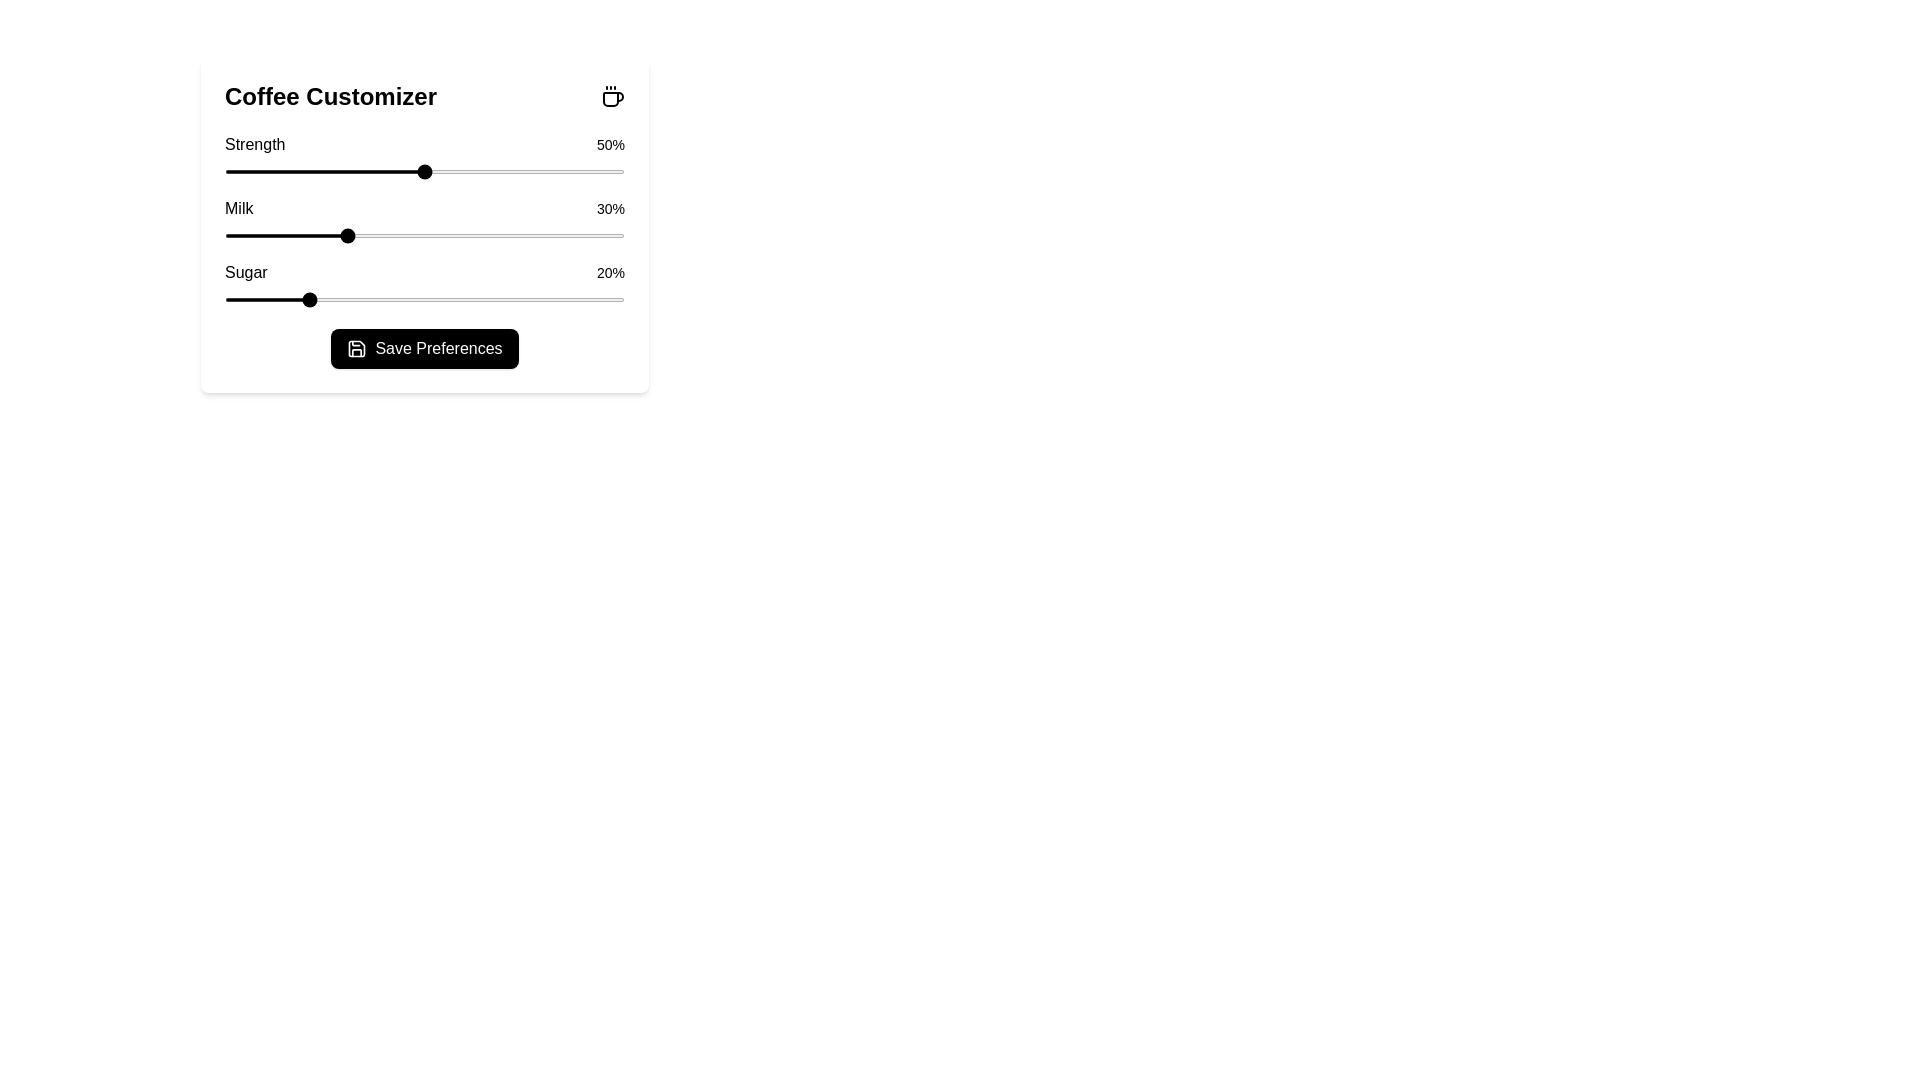  I want to click on the sugar level, so click(599, 300).